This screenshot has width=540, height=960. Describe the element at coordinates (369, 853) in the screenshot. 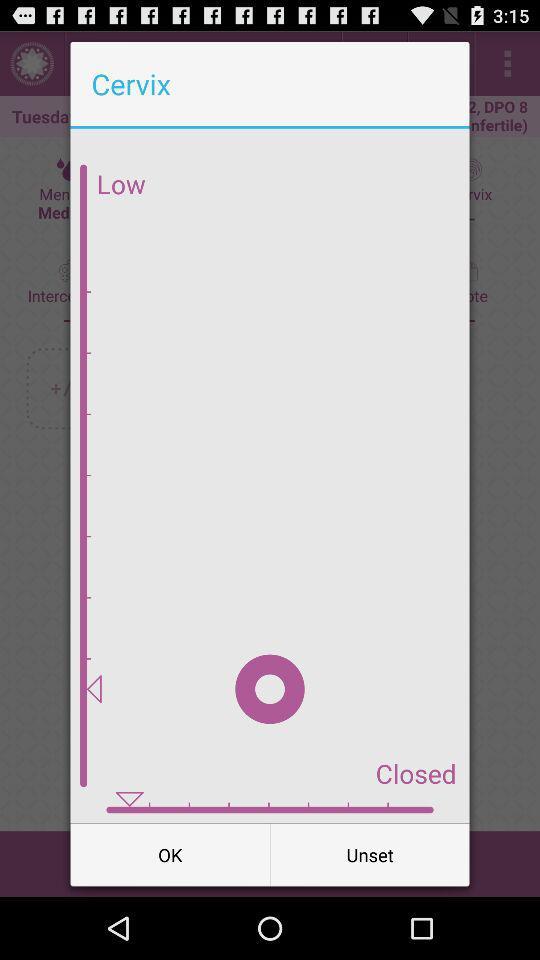

I see `icon at the bottom right corner` at that location.